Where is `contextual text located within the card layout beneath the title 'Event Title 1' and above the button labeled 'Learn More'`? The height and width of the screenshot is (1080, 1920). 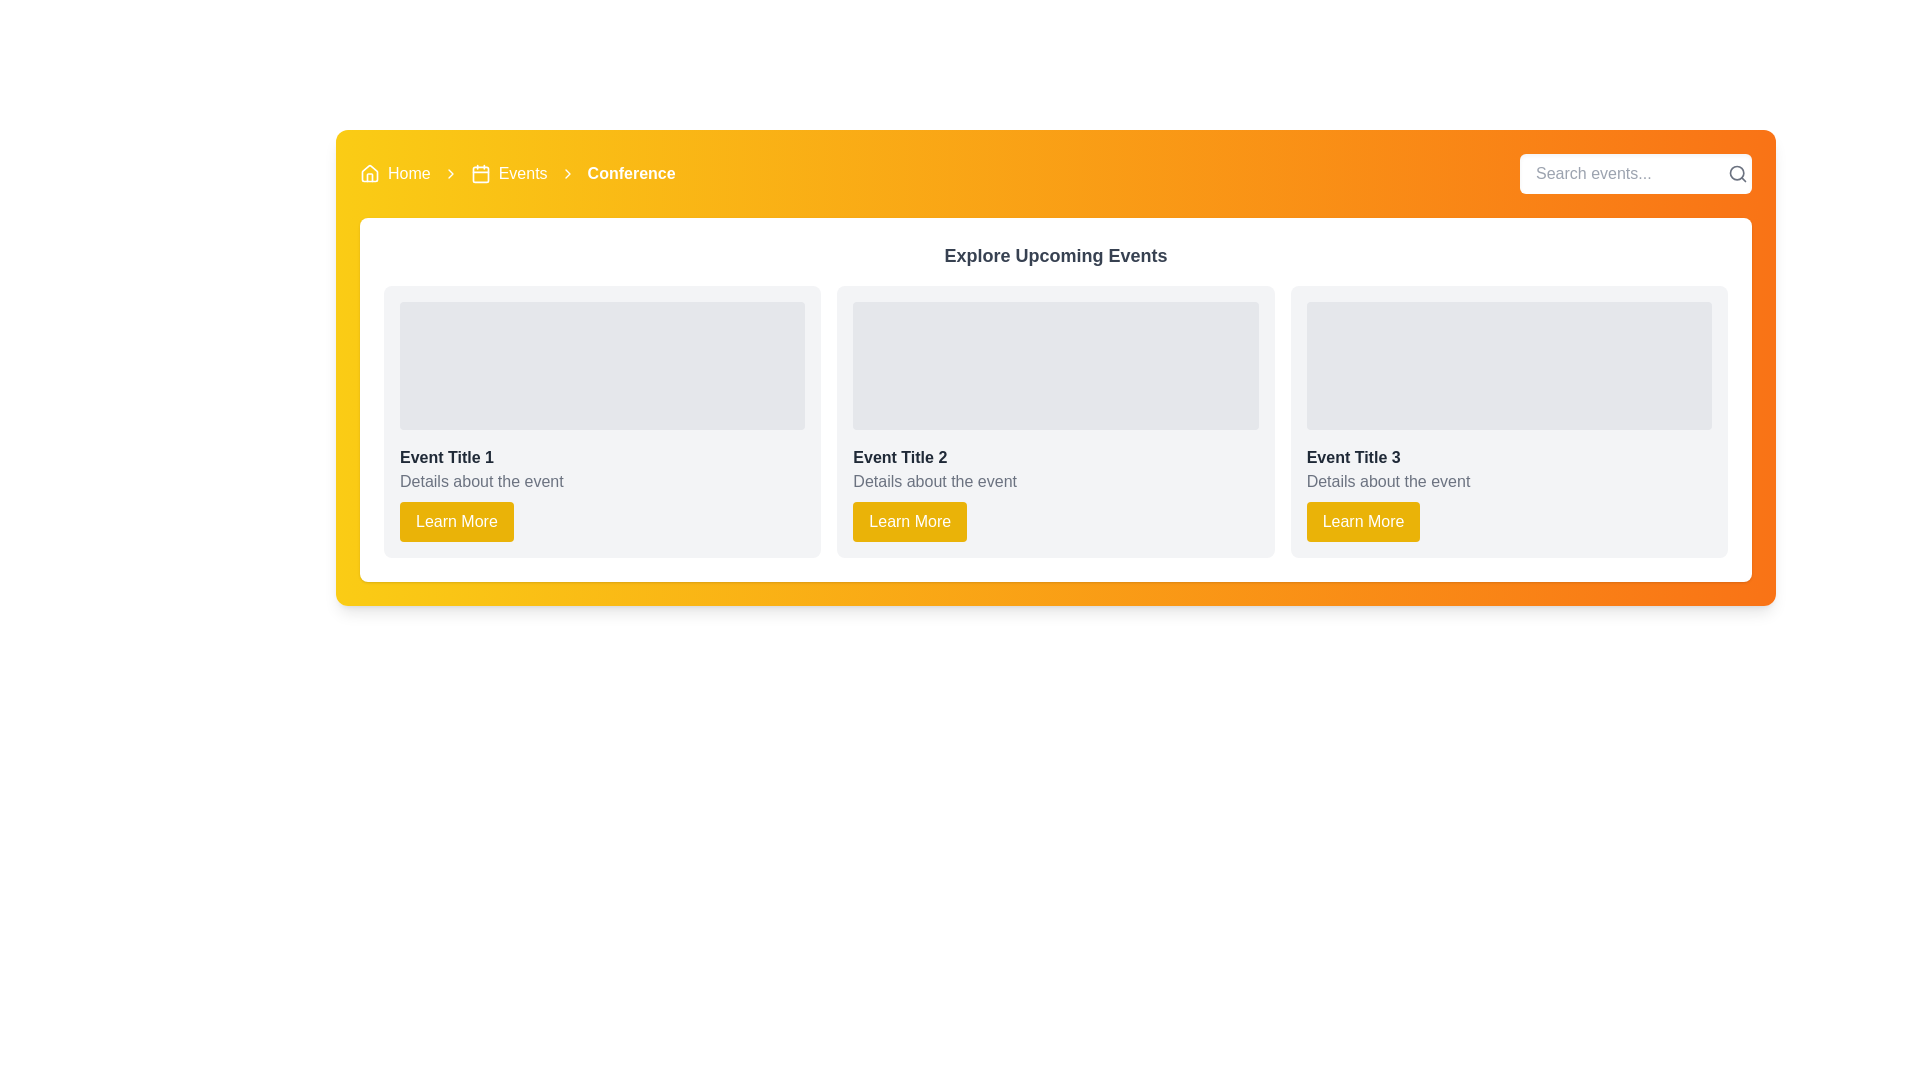
contextual text located within the card layout beneath the title 'Event Title 1' and above the button labeled 'Learn More' is located at coordinates (481, 482).